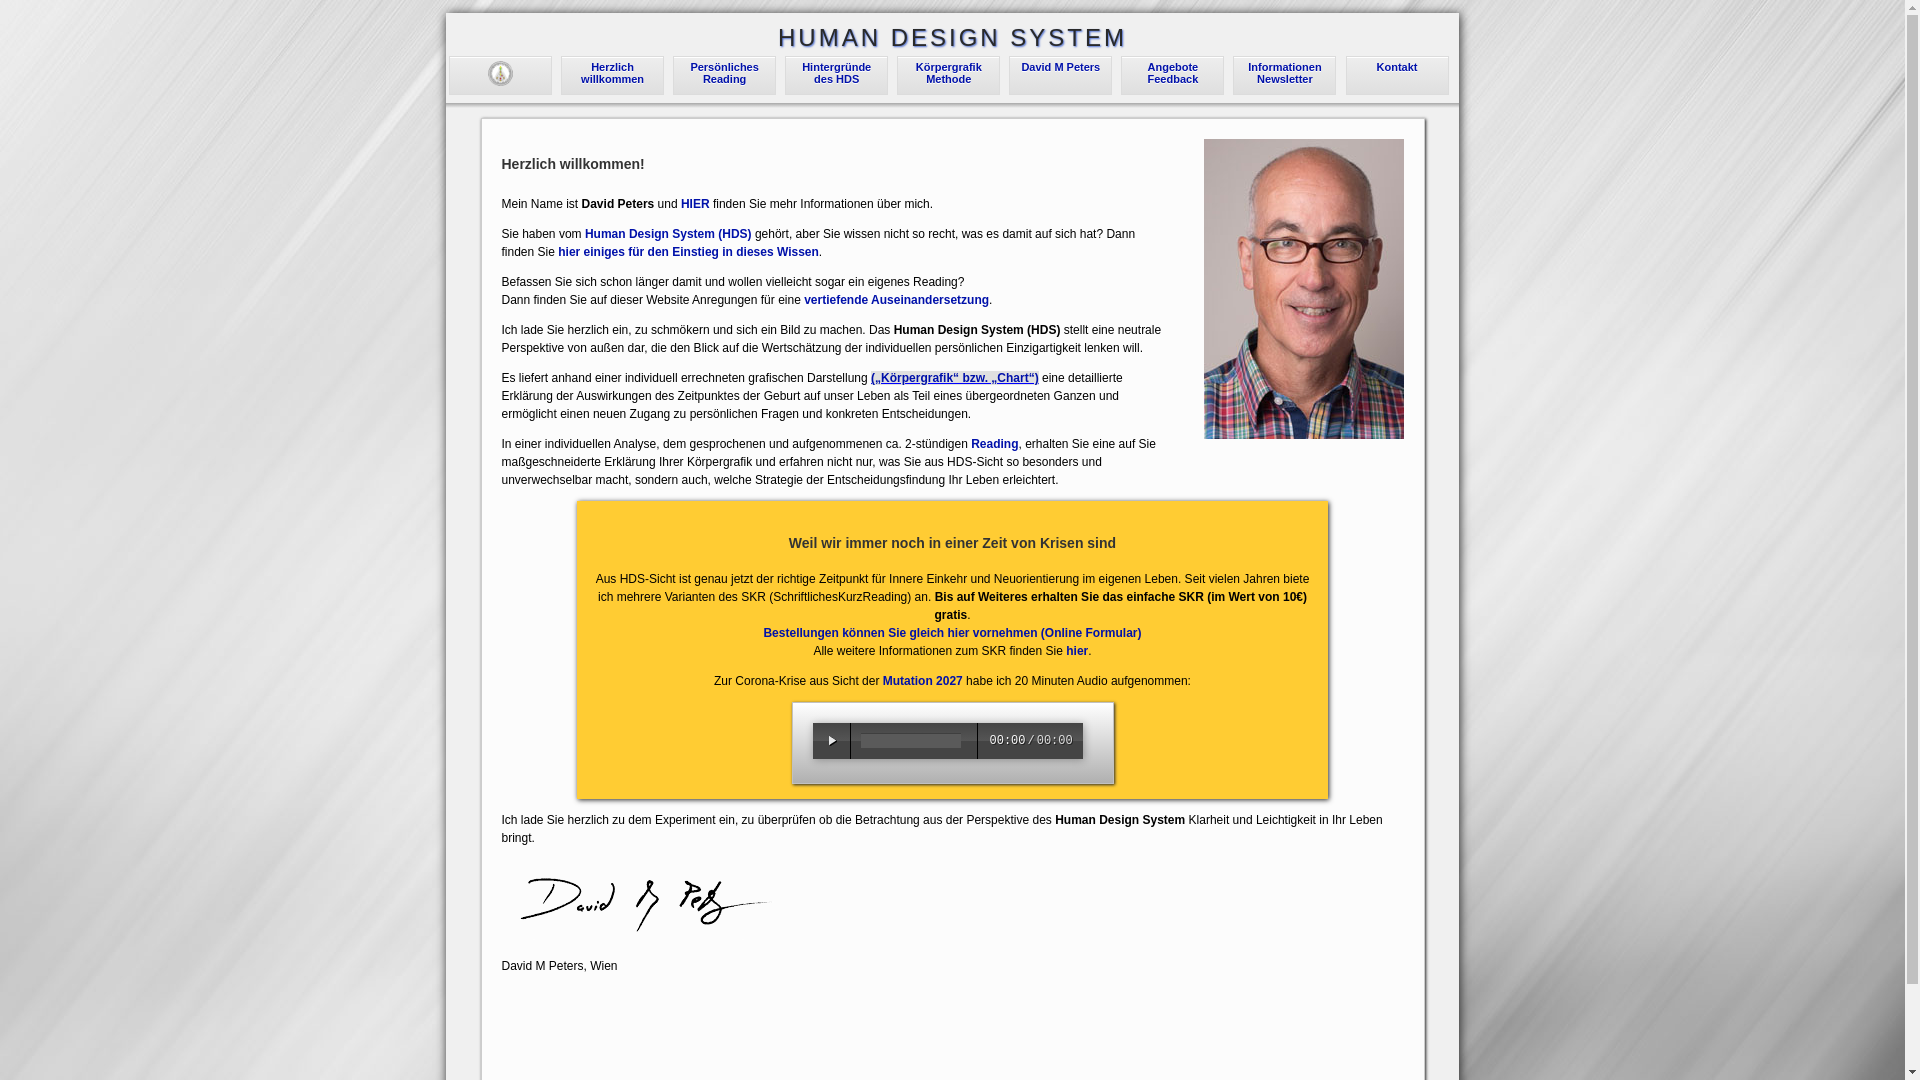 The width and height of the screenshot is (1920, 1080). What do you see at coordinates (804, 300) in the screenshot?
I see `'vertiefende Auseinandersetzung'` at bounding box center [804, 300].